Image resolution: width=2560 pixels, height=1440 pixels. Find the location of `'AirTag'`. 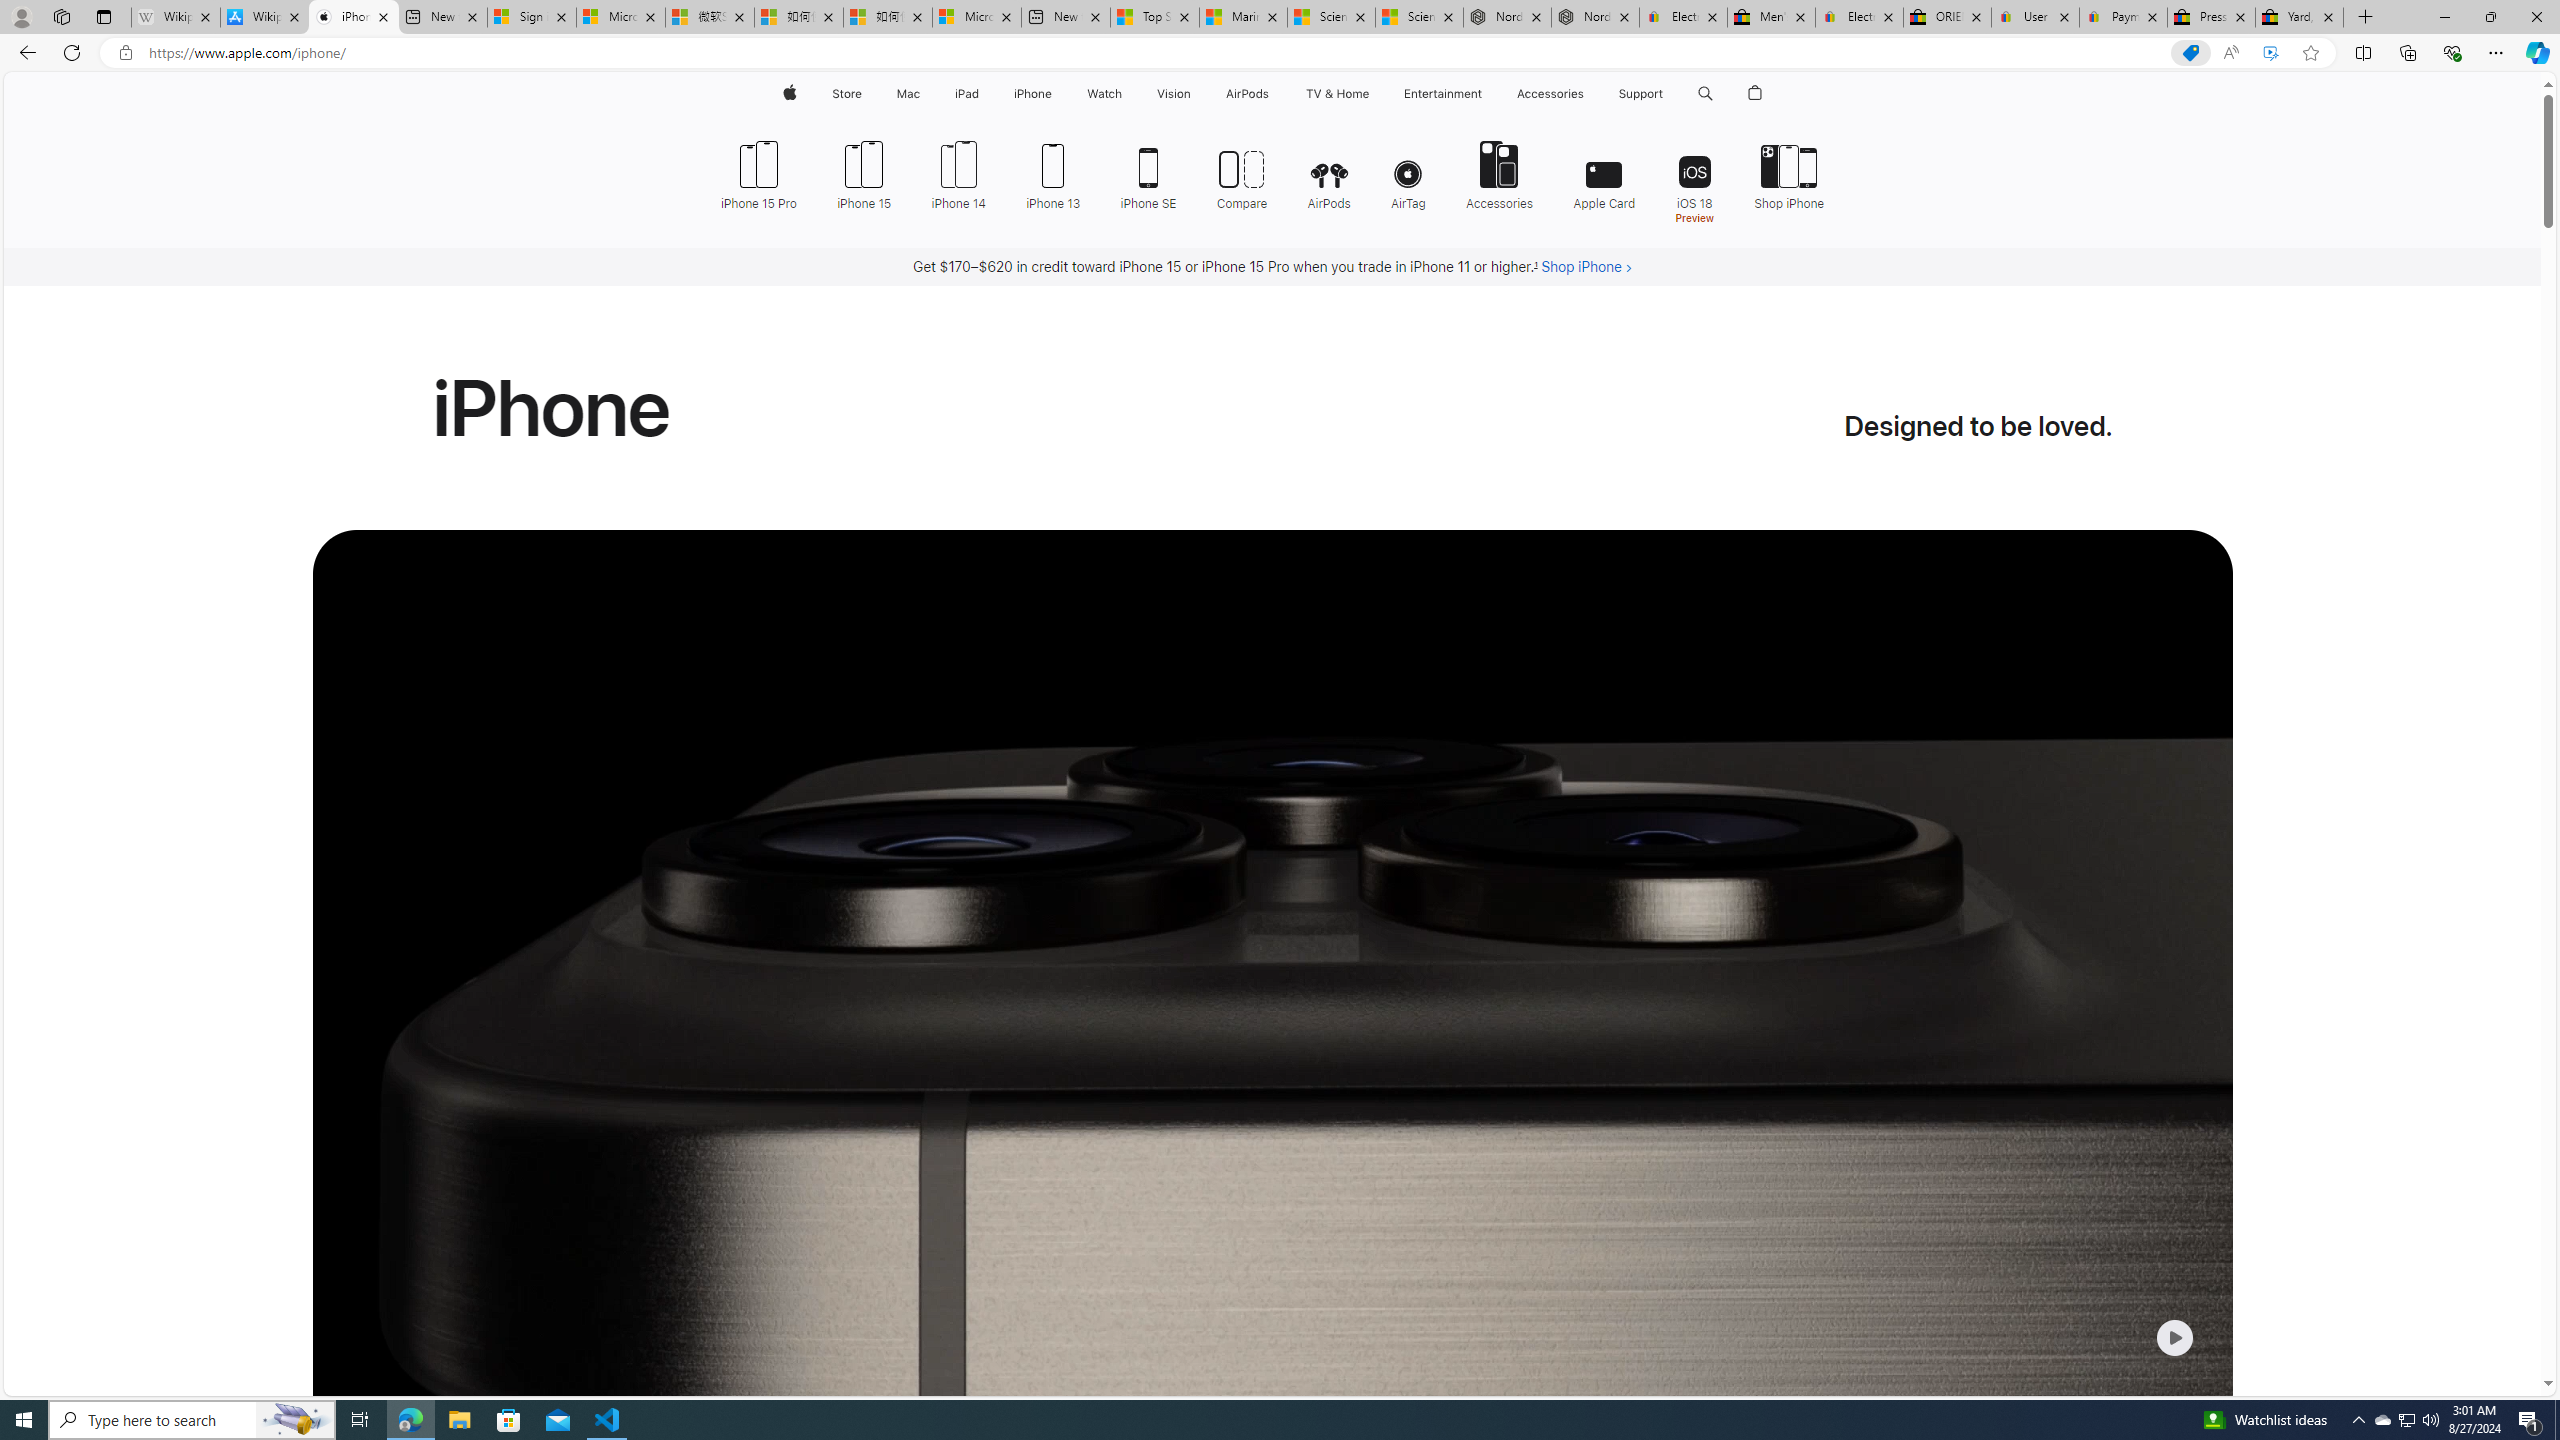

'AirTag' is located at coordinates (1409, 172).